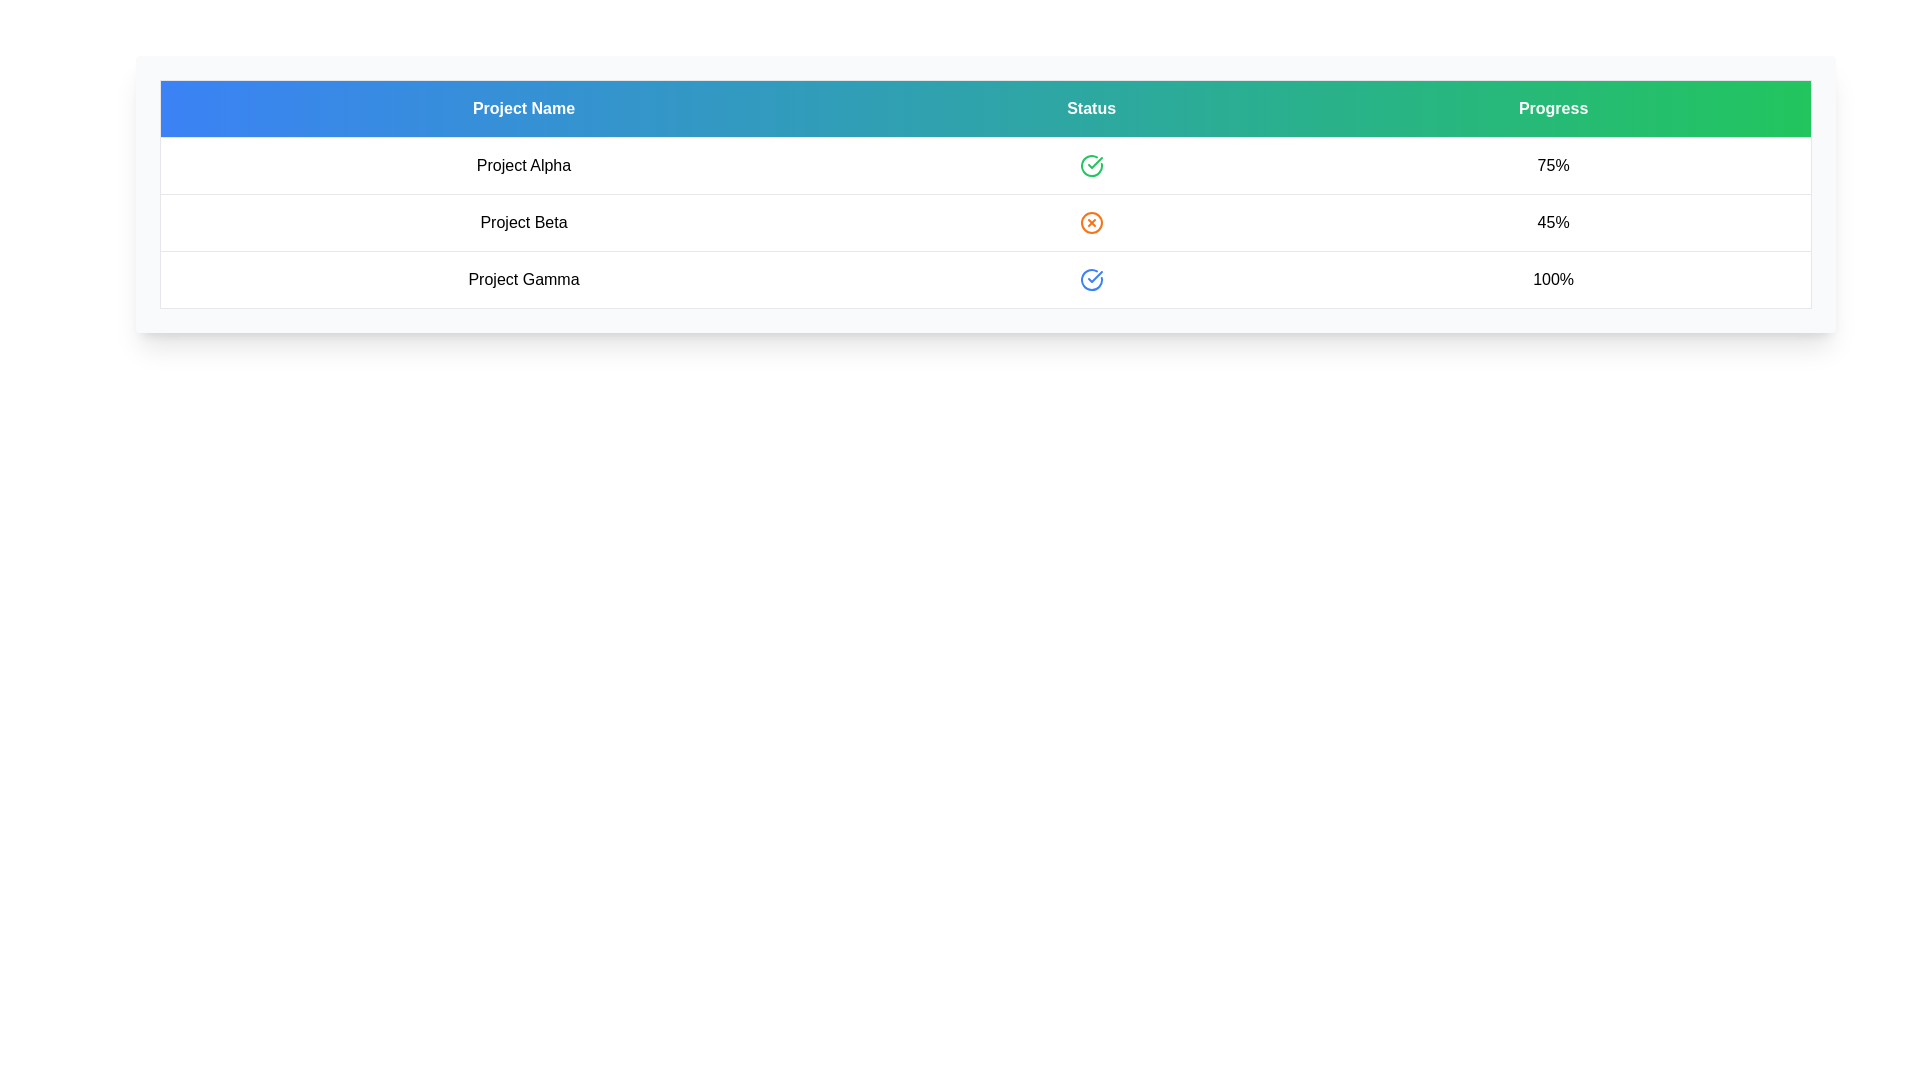 The width and height of the screenshot is (1920, 1080). What do you see at coordinates (985, 223) in the screenshot?
I see `the table row corresponding to Project Beta to open the context menu` at bounding box center [985, 223].